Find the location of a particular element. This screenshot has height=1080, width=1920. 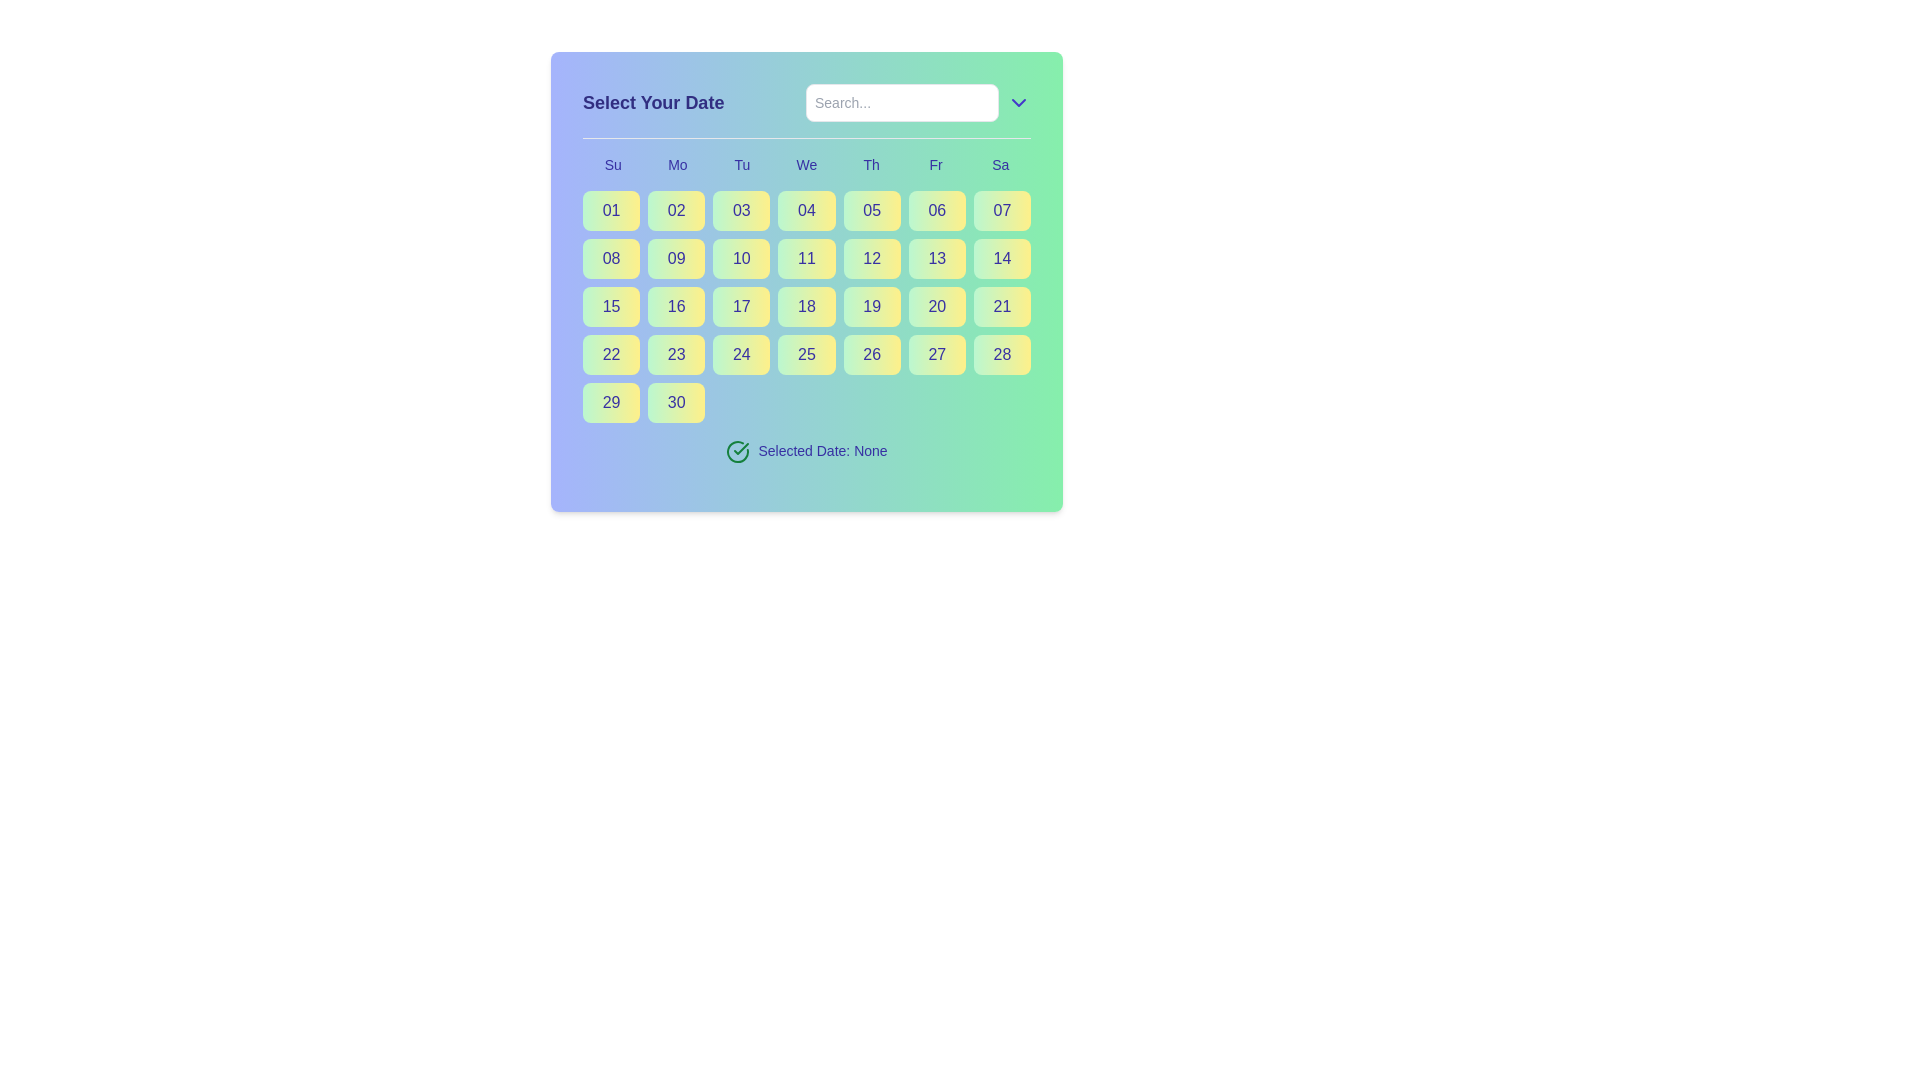

the button labeled '12' in the second row and fifth column of the calendar interface to observe style changes is located at coordinates (872, 257).